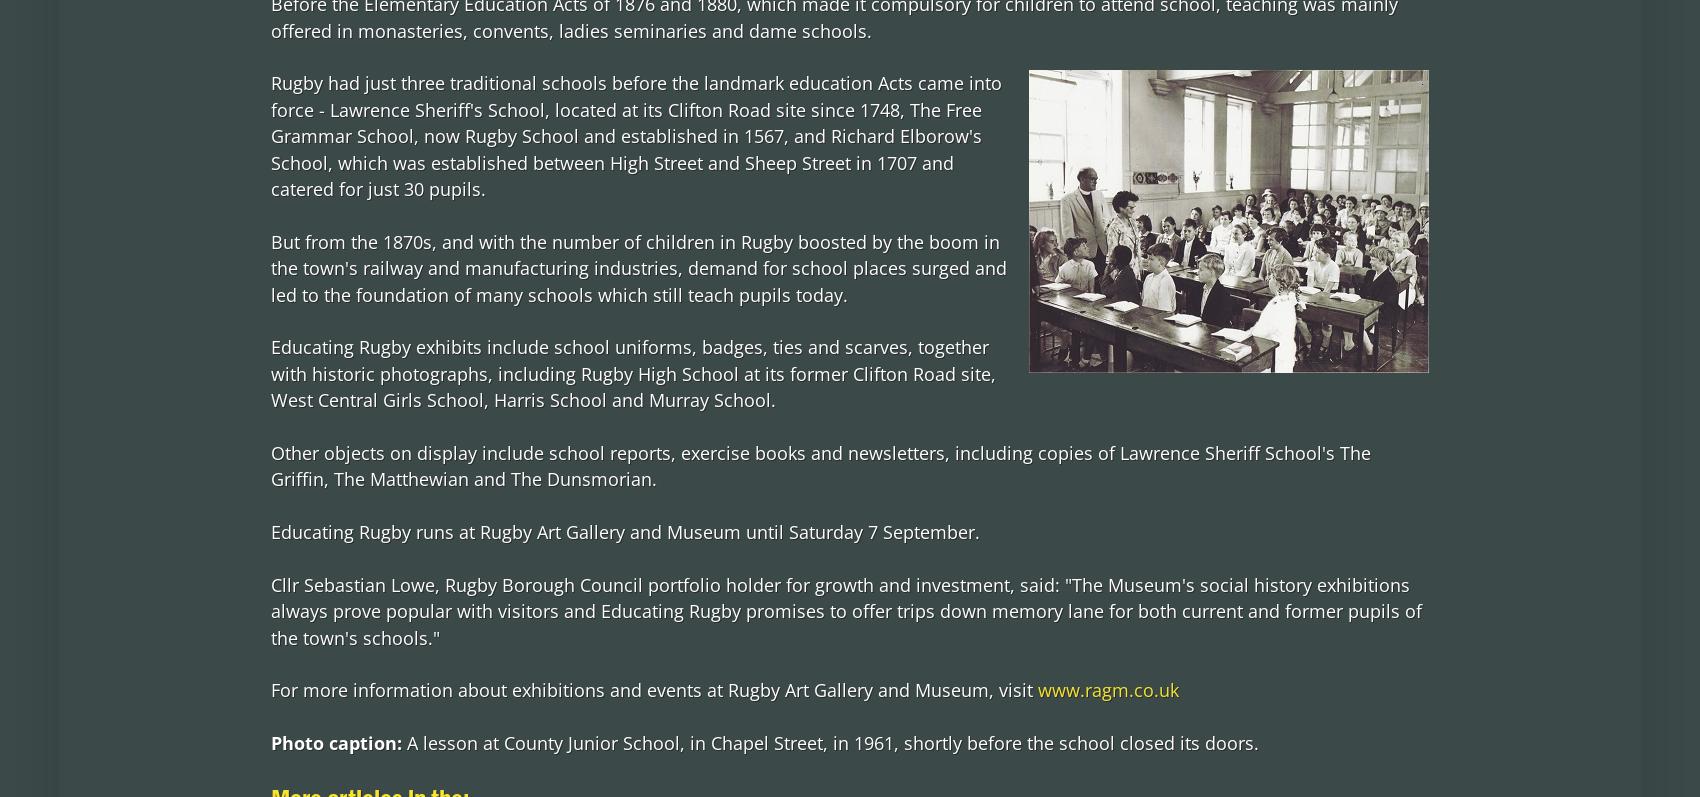  I want to click on 'www.ragm.co.uk', so click(1109, 688).